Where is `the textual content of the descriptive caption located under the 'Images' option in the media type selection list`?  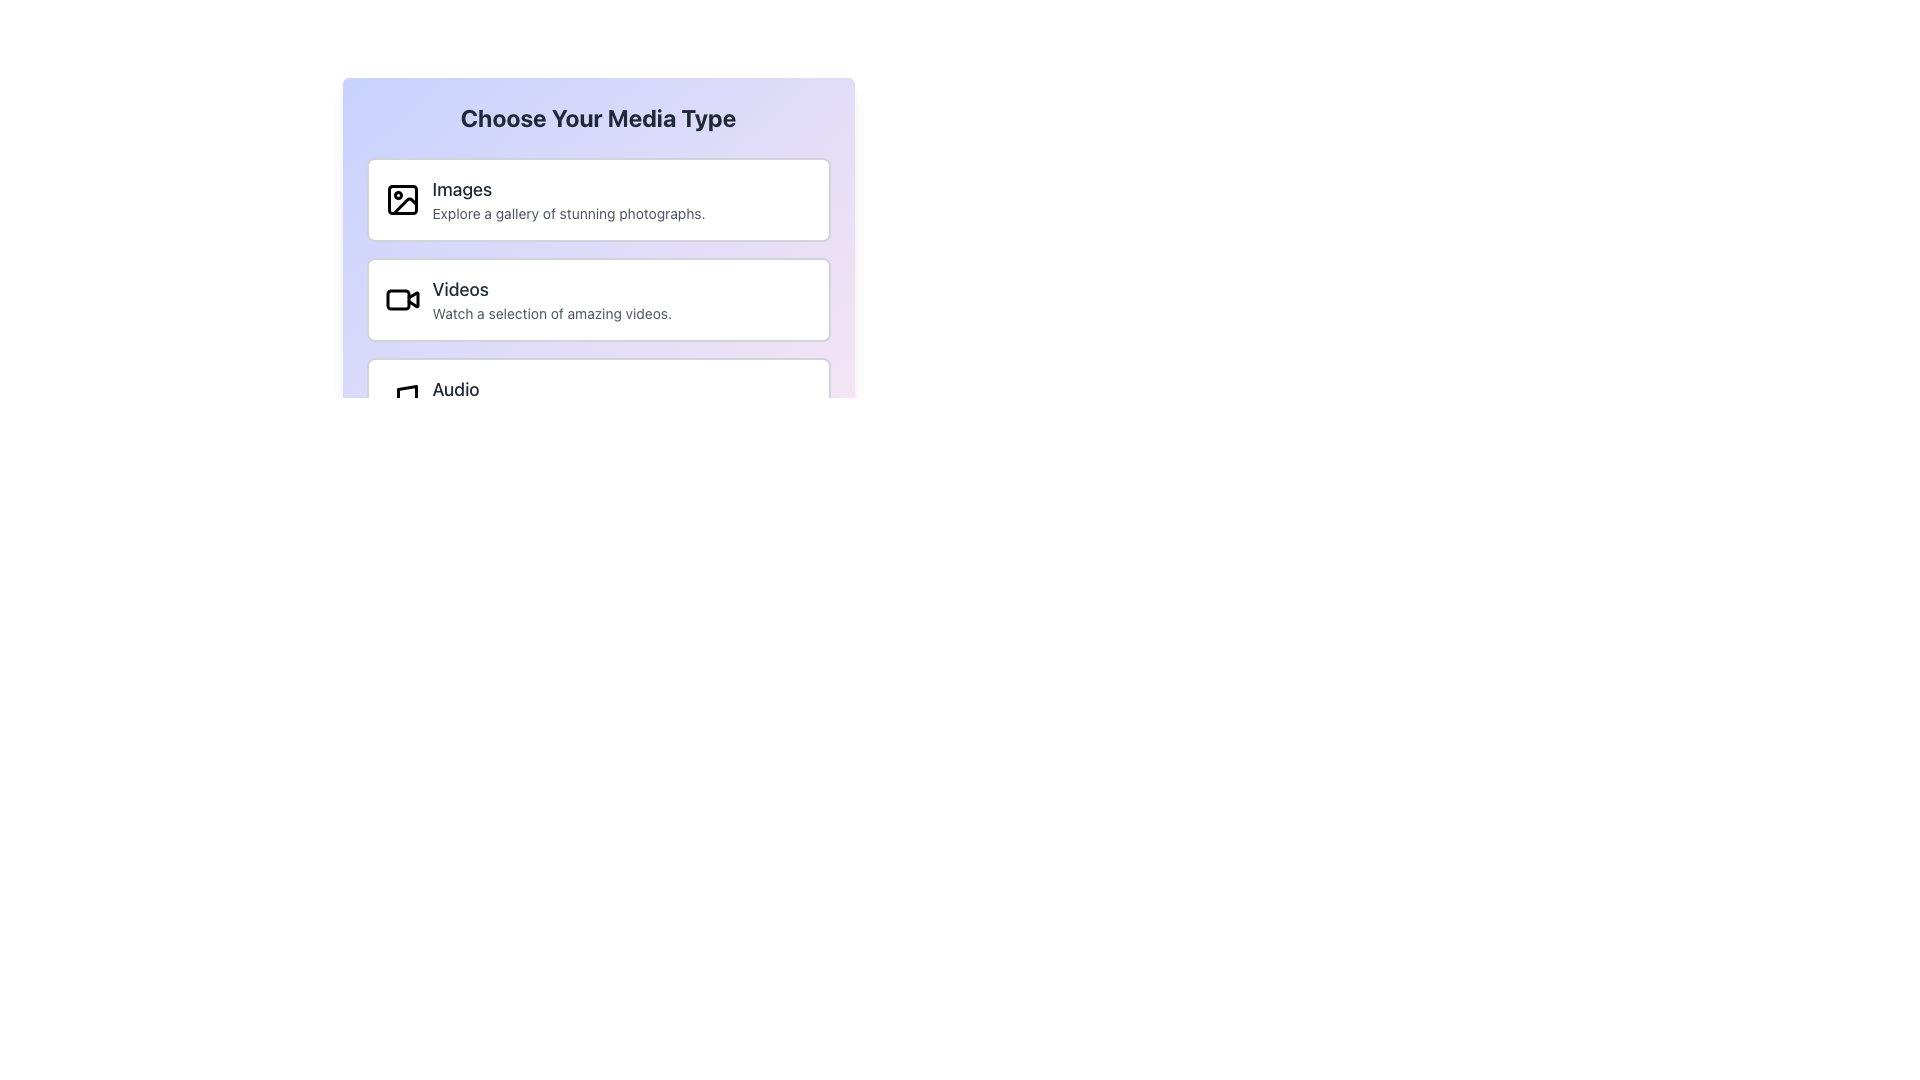 the textual content of the descriptive caption located under the 'Images' option in the media type selection list is located at coordinates (568, 213).